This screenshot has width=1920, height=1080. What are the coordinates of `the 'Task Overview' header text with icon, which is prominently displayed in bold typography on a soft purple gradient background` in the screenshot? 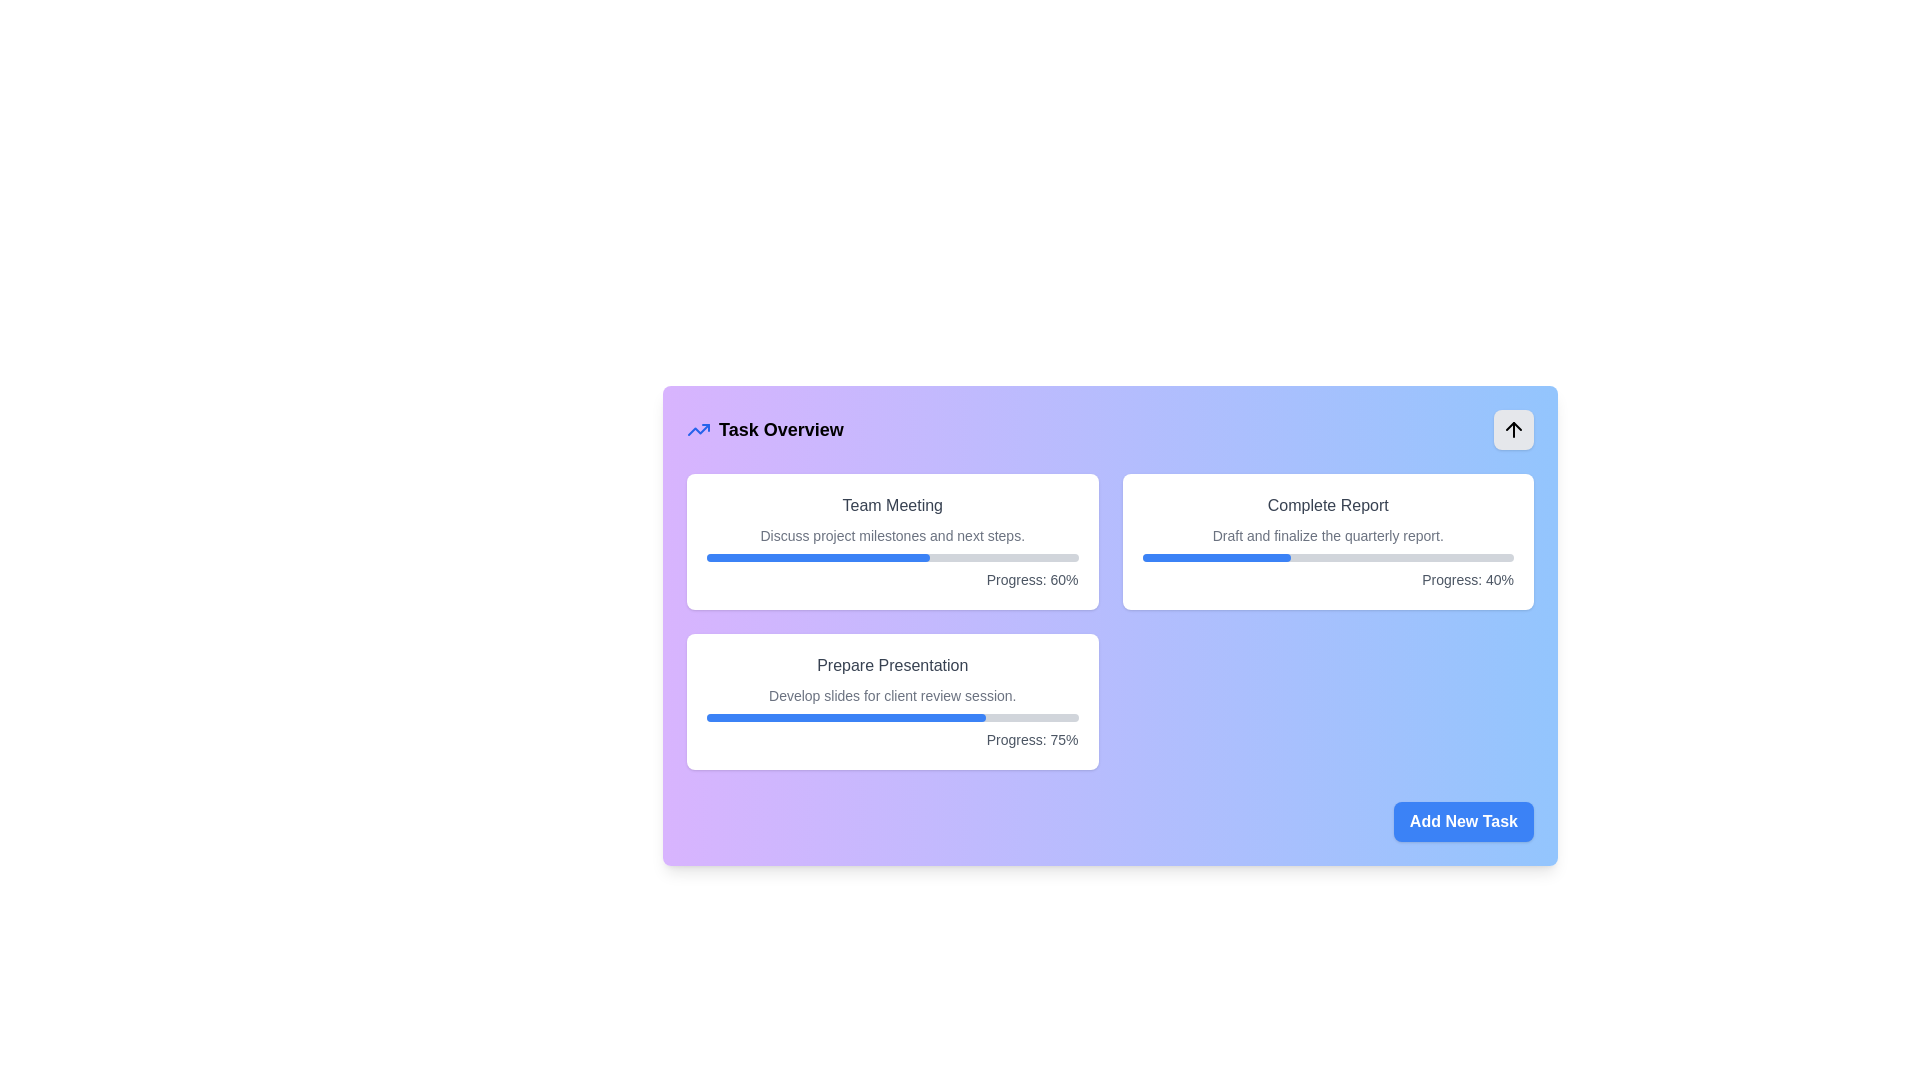 It's located at (764, 428).